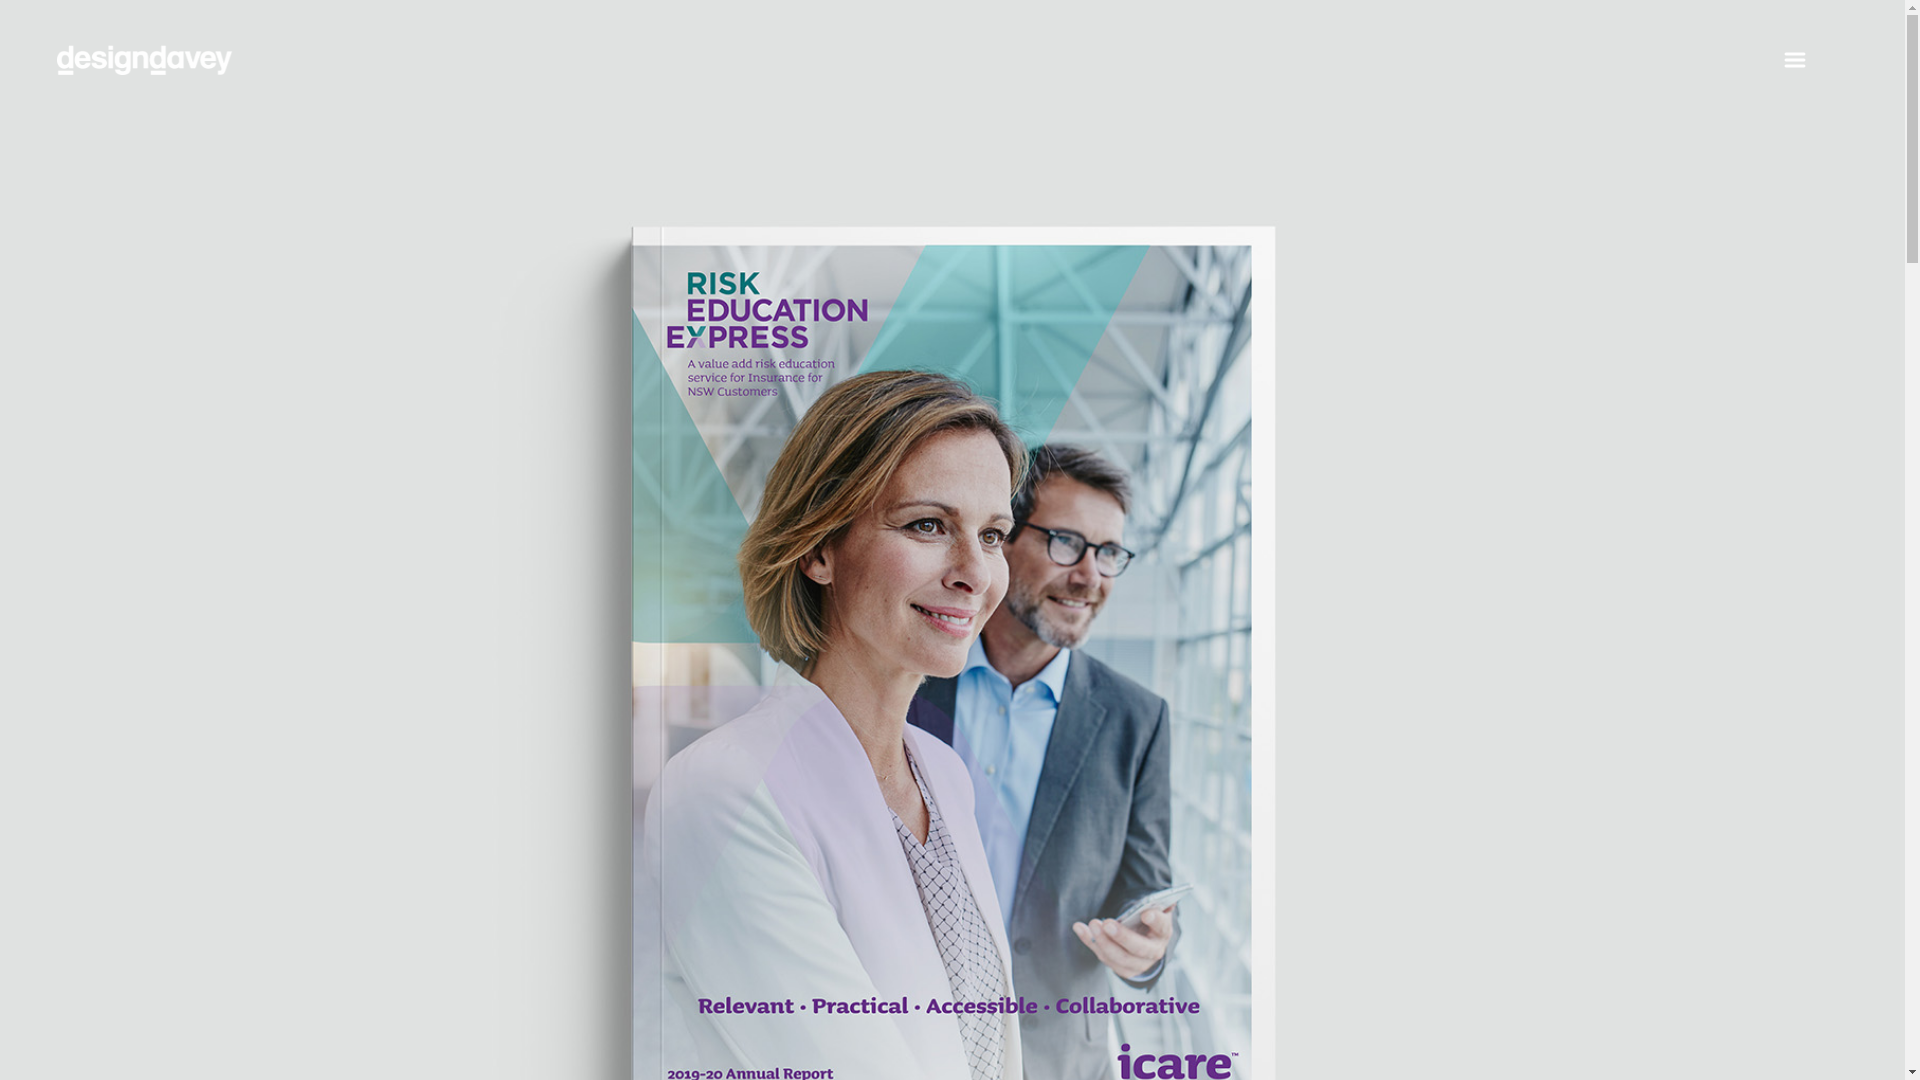  I want to click on 'Home', so click(57, 72).